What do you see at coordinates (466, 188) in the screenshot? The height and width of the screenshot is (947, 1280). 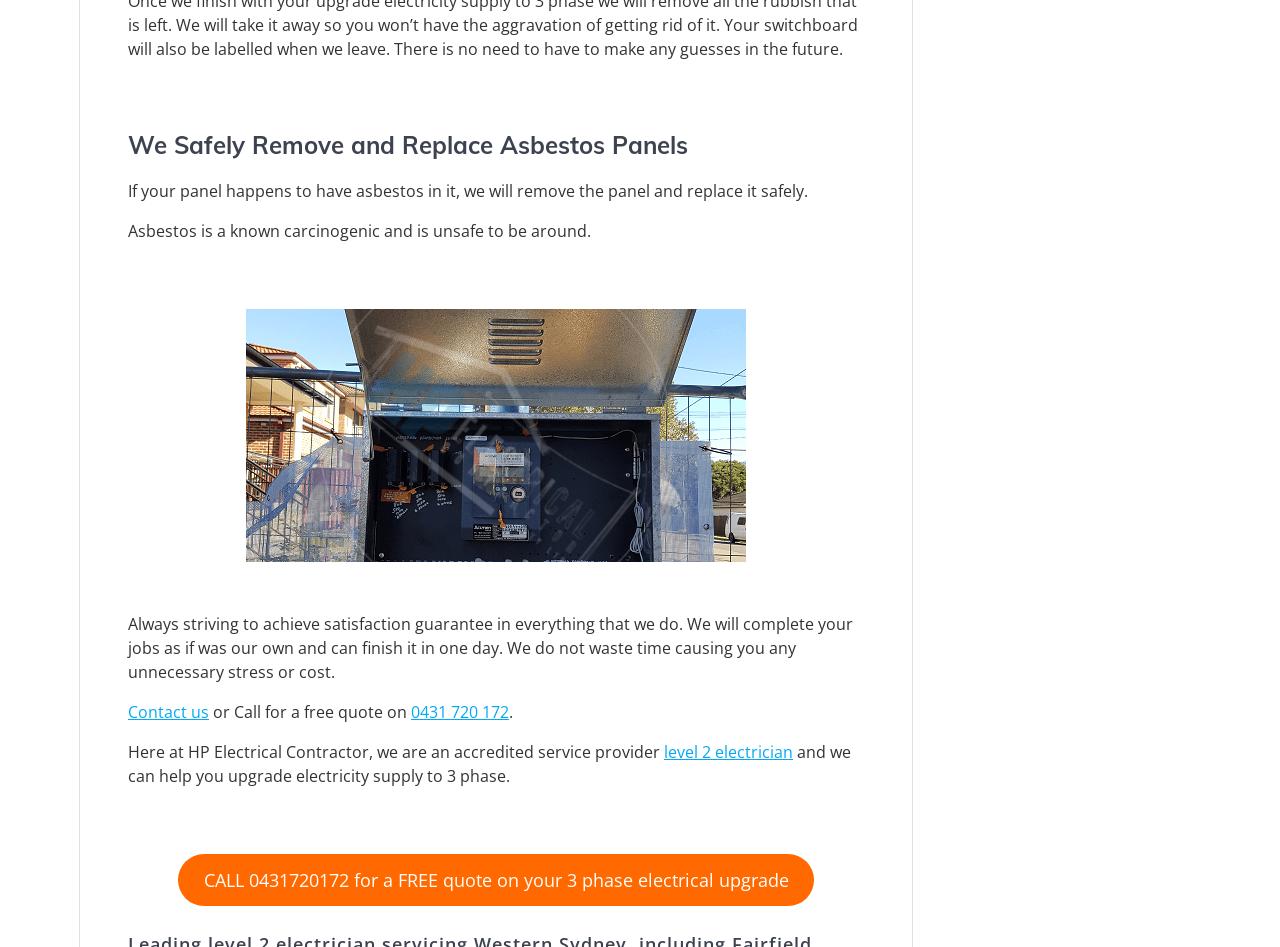 I see `'If your panel happens to have asbestos in it, we will remove the panel and replace it safely.'` at bounding box center [466, 188].